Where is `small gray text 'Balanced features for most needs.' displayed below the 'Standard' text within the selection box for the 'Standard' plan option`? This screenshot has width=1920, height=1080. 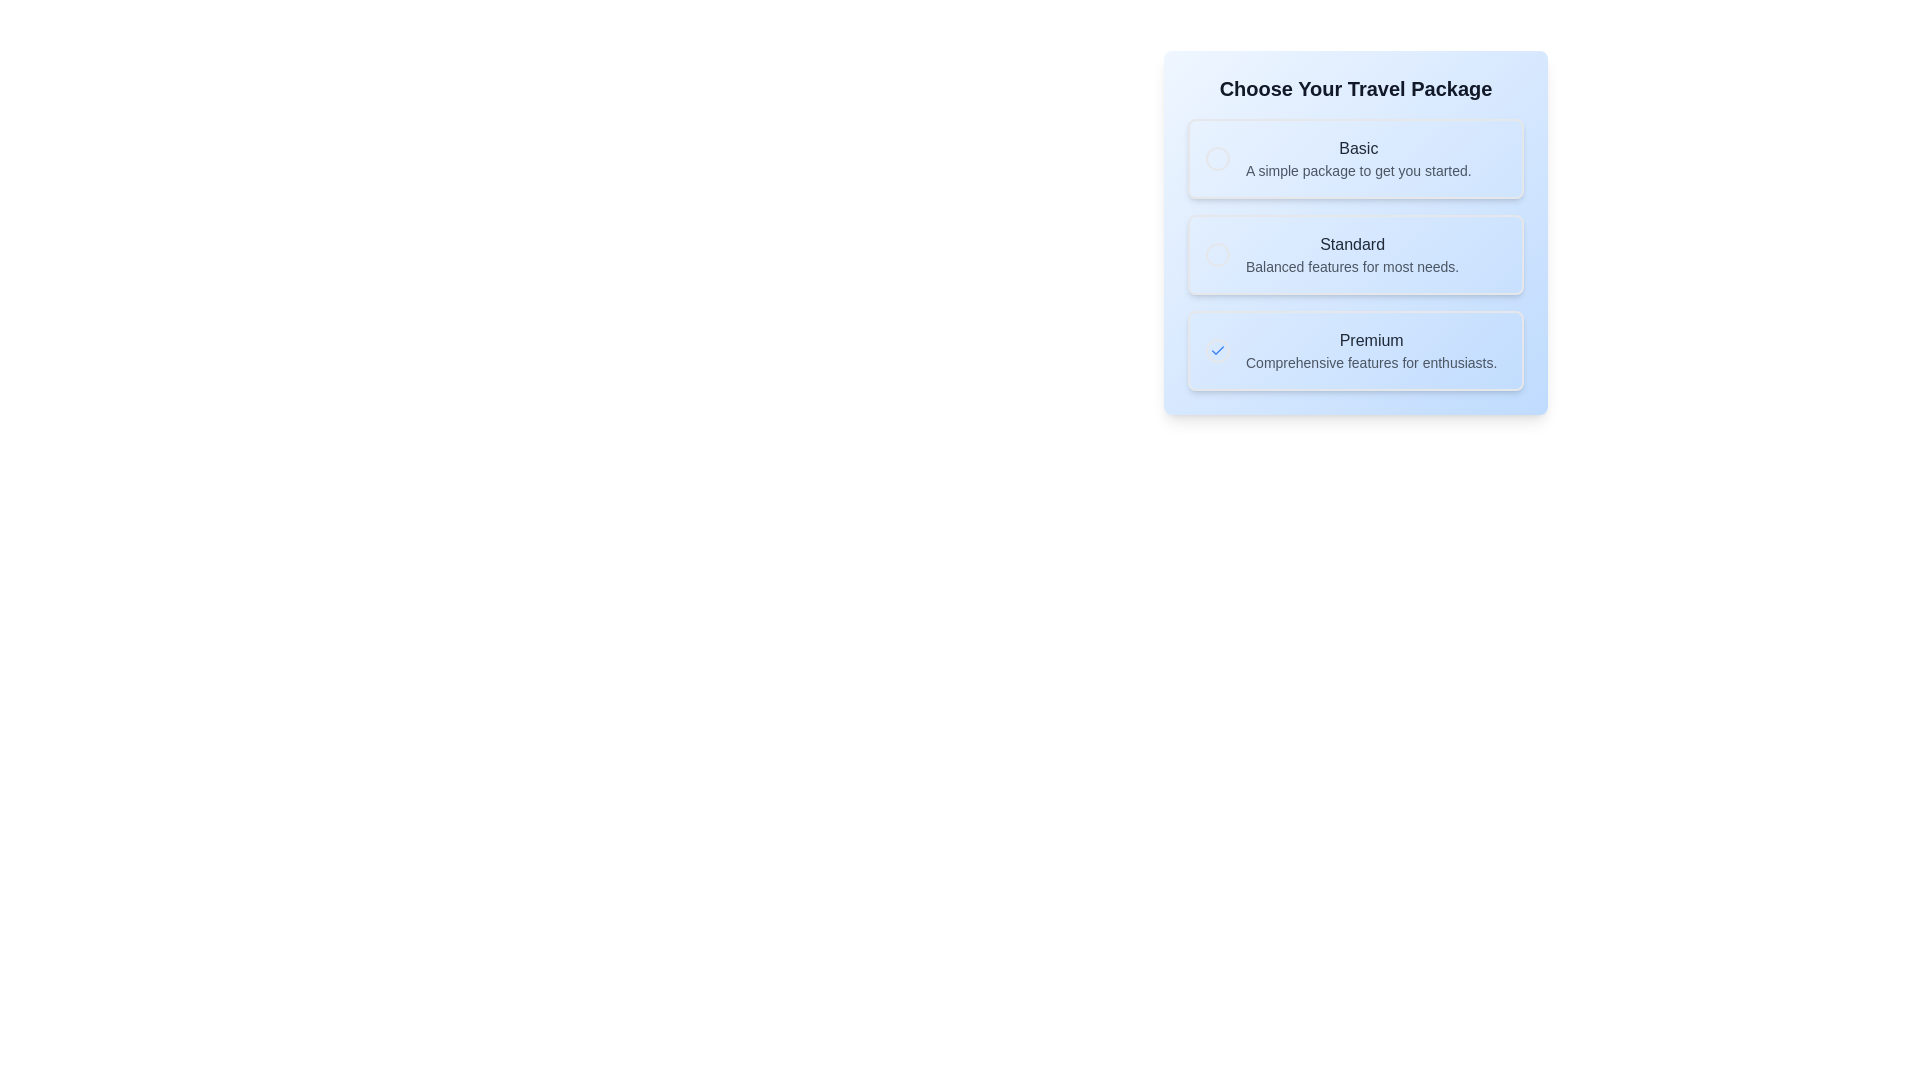 small gray text 'Balanced features for most needs.' displayed below the 'Standard' text within the selection box for the 'Standard' plan option is located at coordinates (1352, 265).